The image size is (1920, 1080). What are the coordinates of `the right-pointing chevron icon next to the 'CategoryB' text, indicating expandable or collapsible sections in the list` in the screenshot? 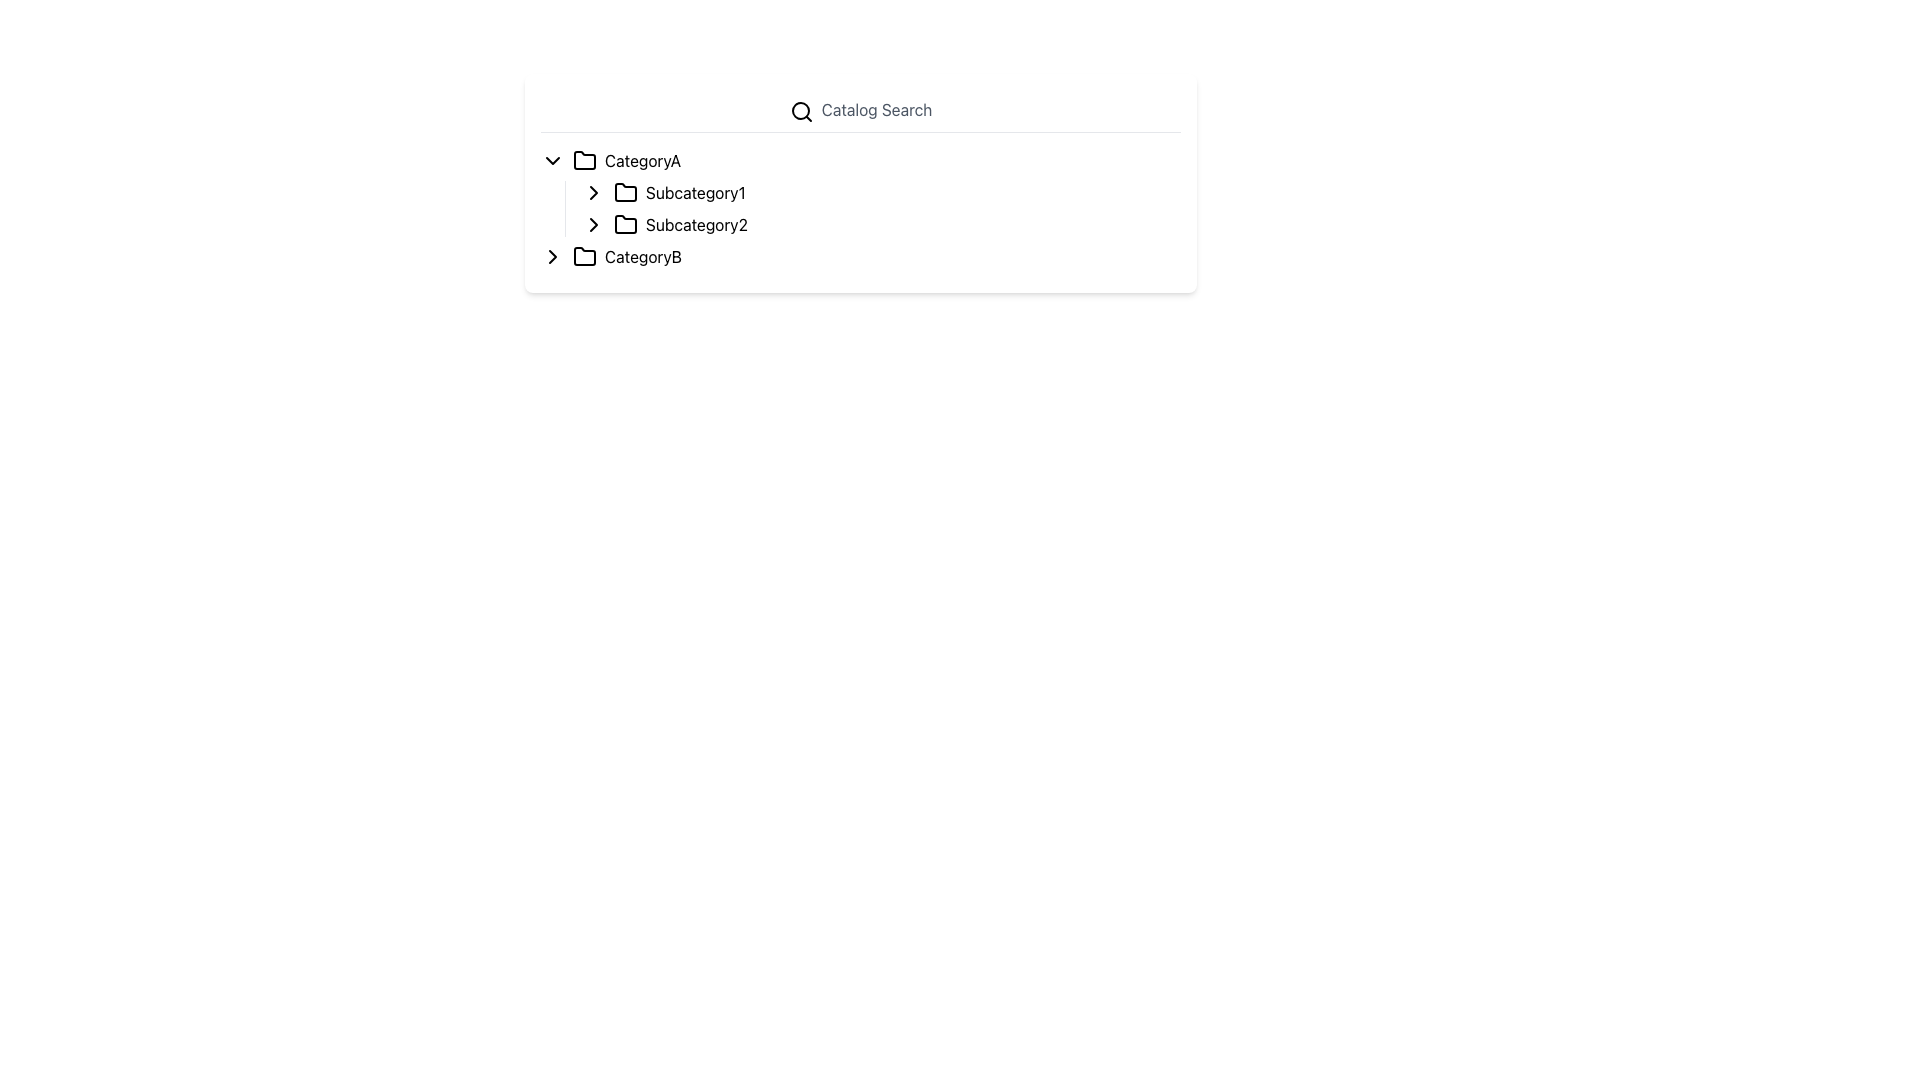 It's located at (552, 254).